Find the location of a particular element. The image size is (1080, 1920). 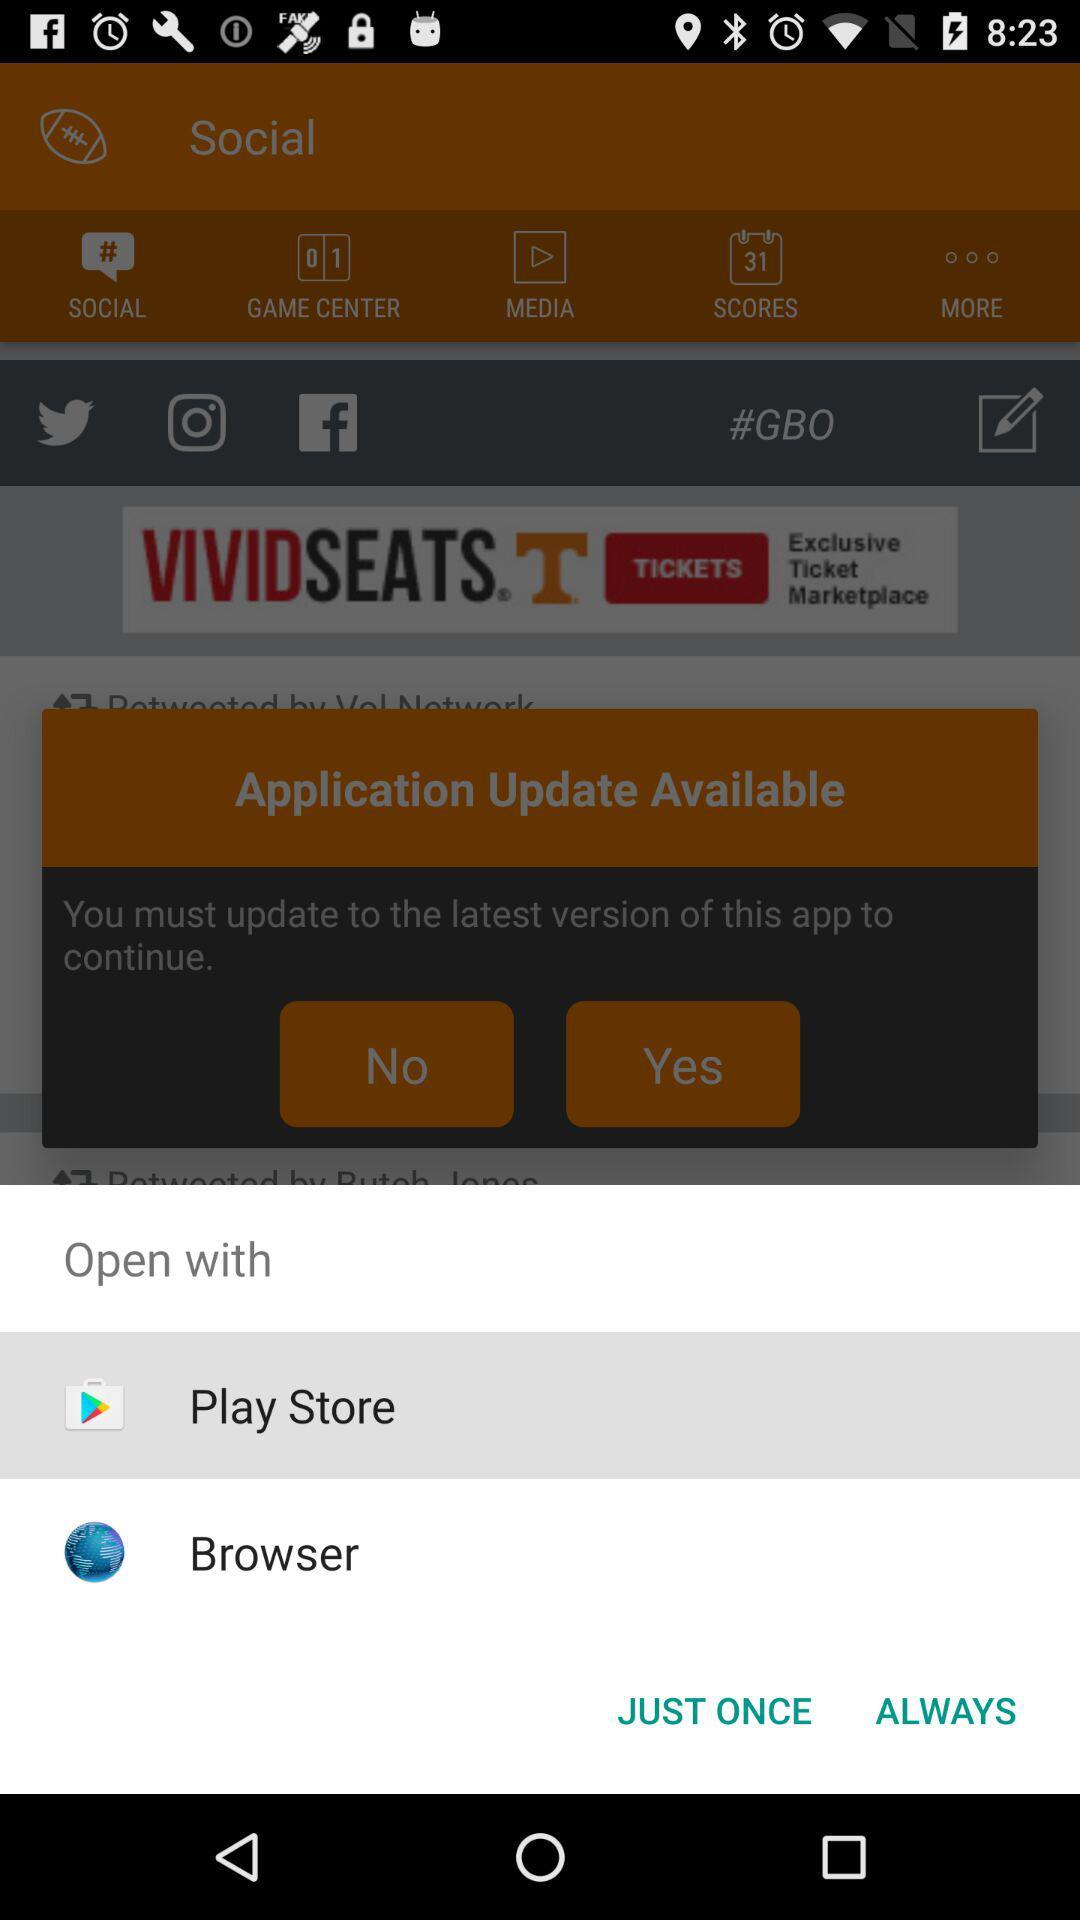

icon below play store item is located at coordinates (274, 1551).